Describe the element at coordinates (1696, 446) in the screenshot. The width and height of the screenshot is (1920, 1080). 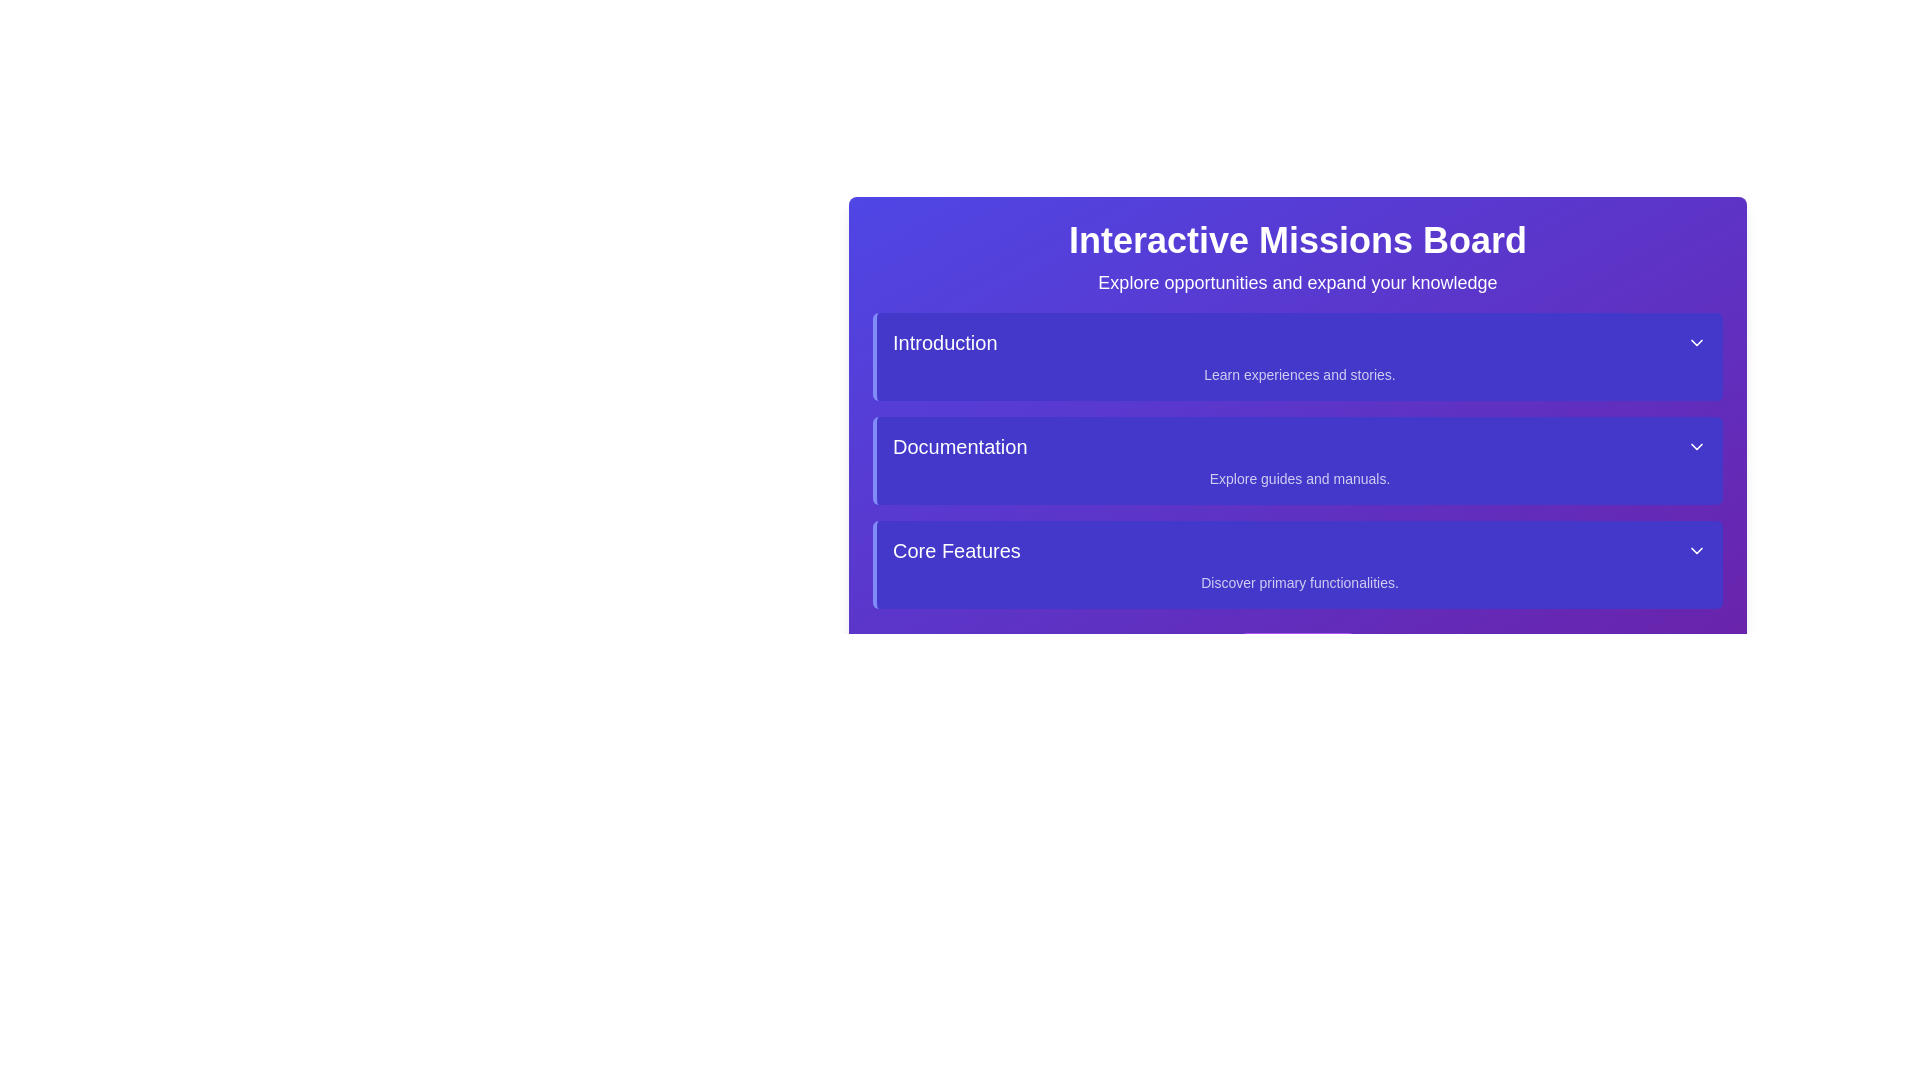
I see `the chevron icon located to the right side of the 'Documentation' section in the 'Interactive Missions Board' interface, indicating additional content can be expanded or collapsed` at that location.